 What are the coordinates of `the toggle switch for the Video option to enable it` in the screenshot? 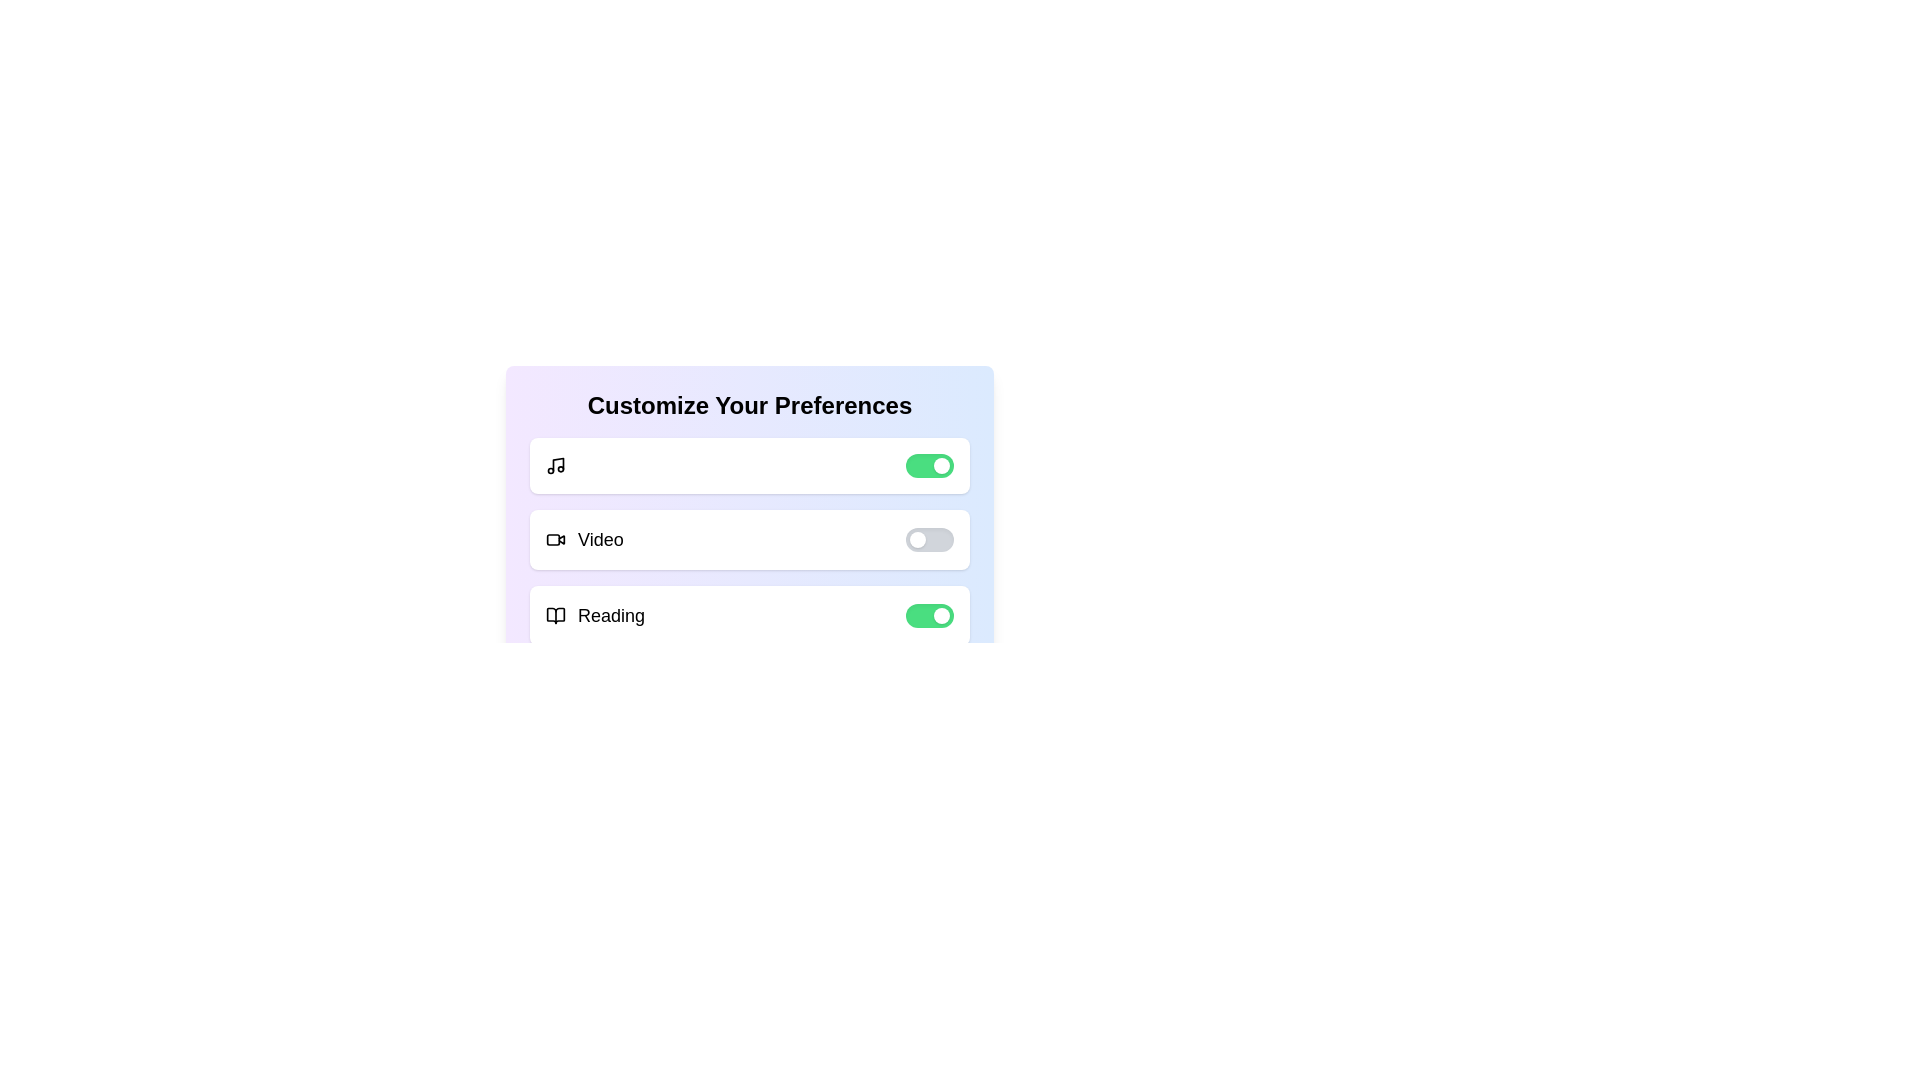 It's located at (929, 540).